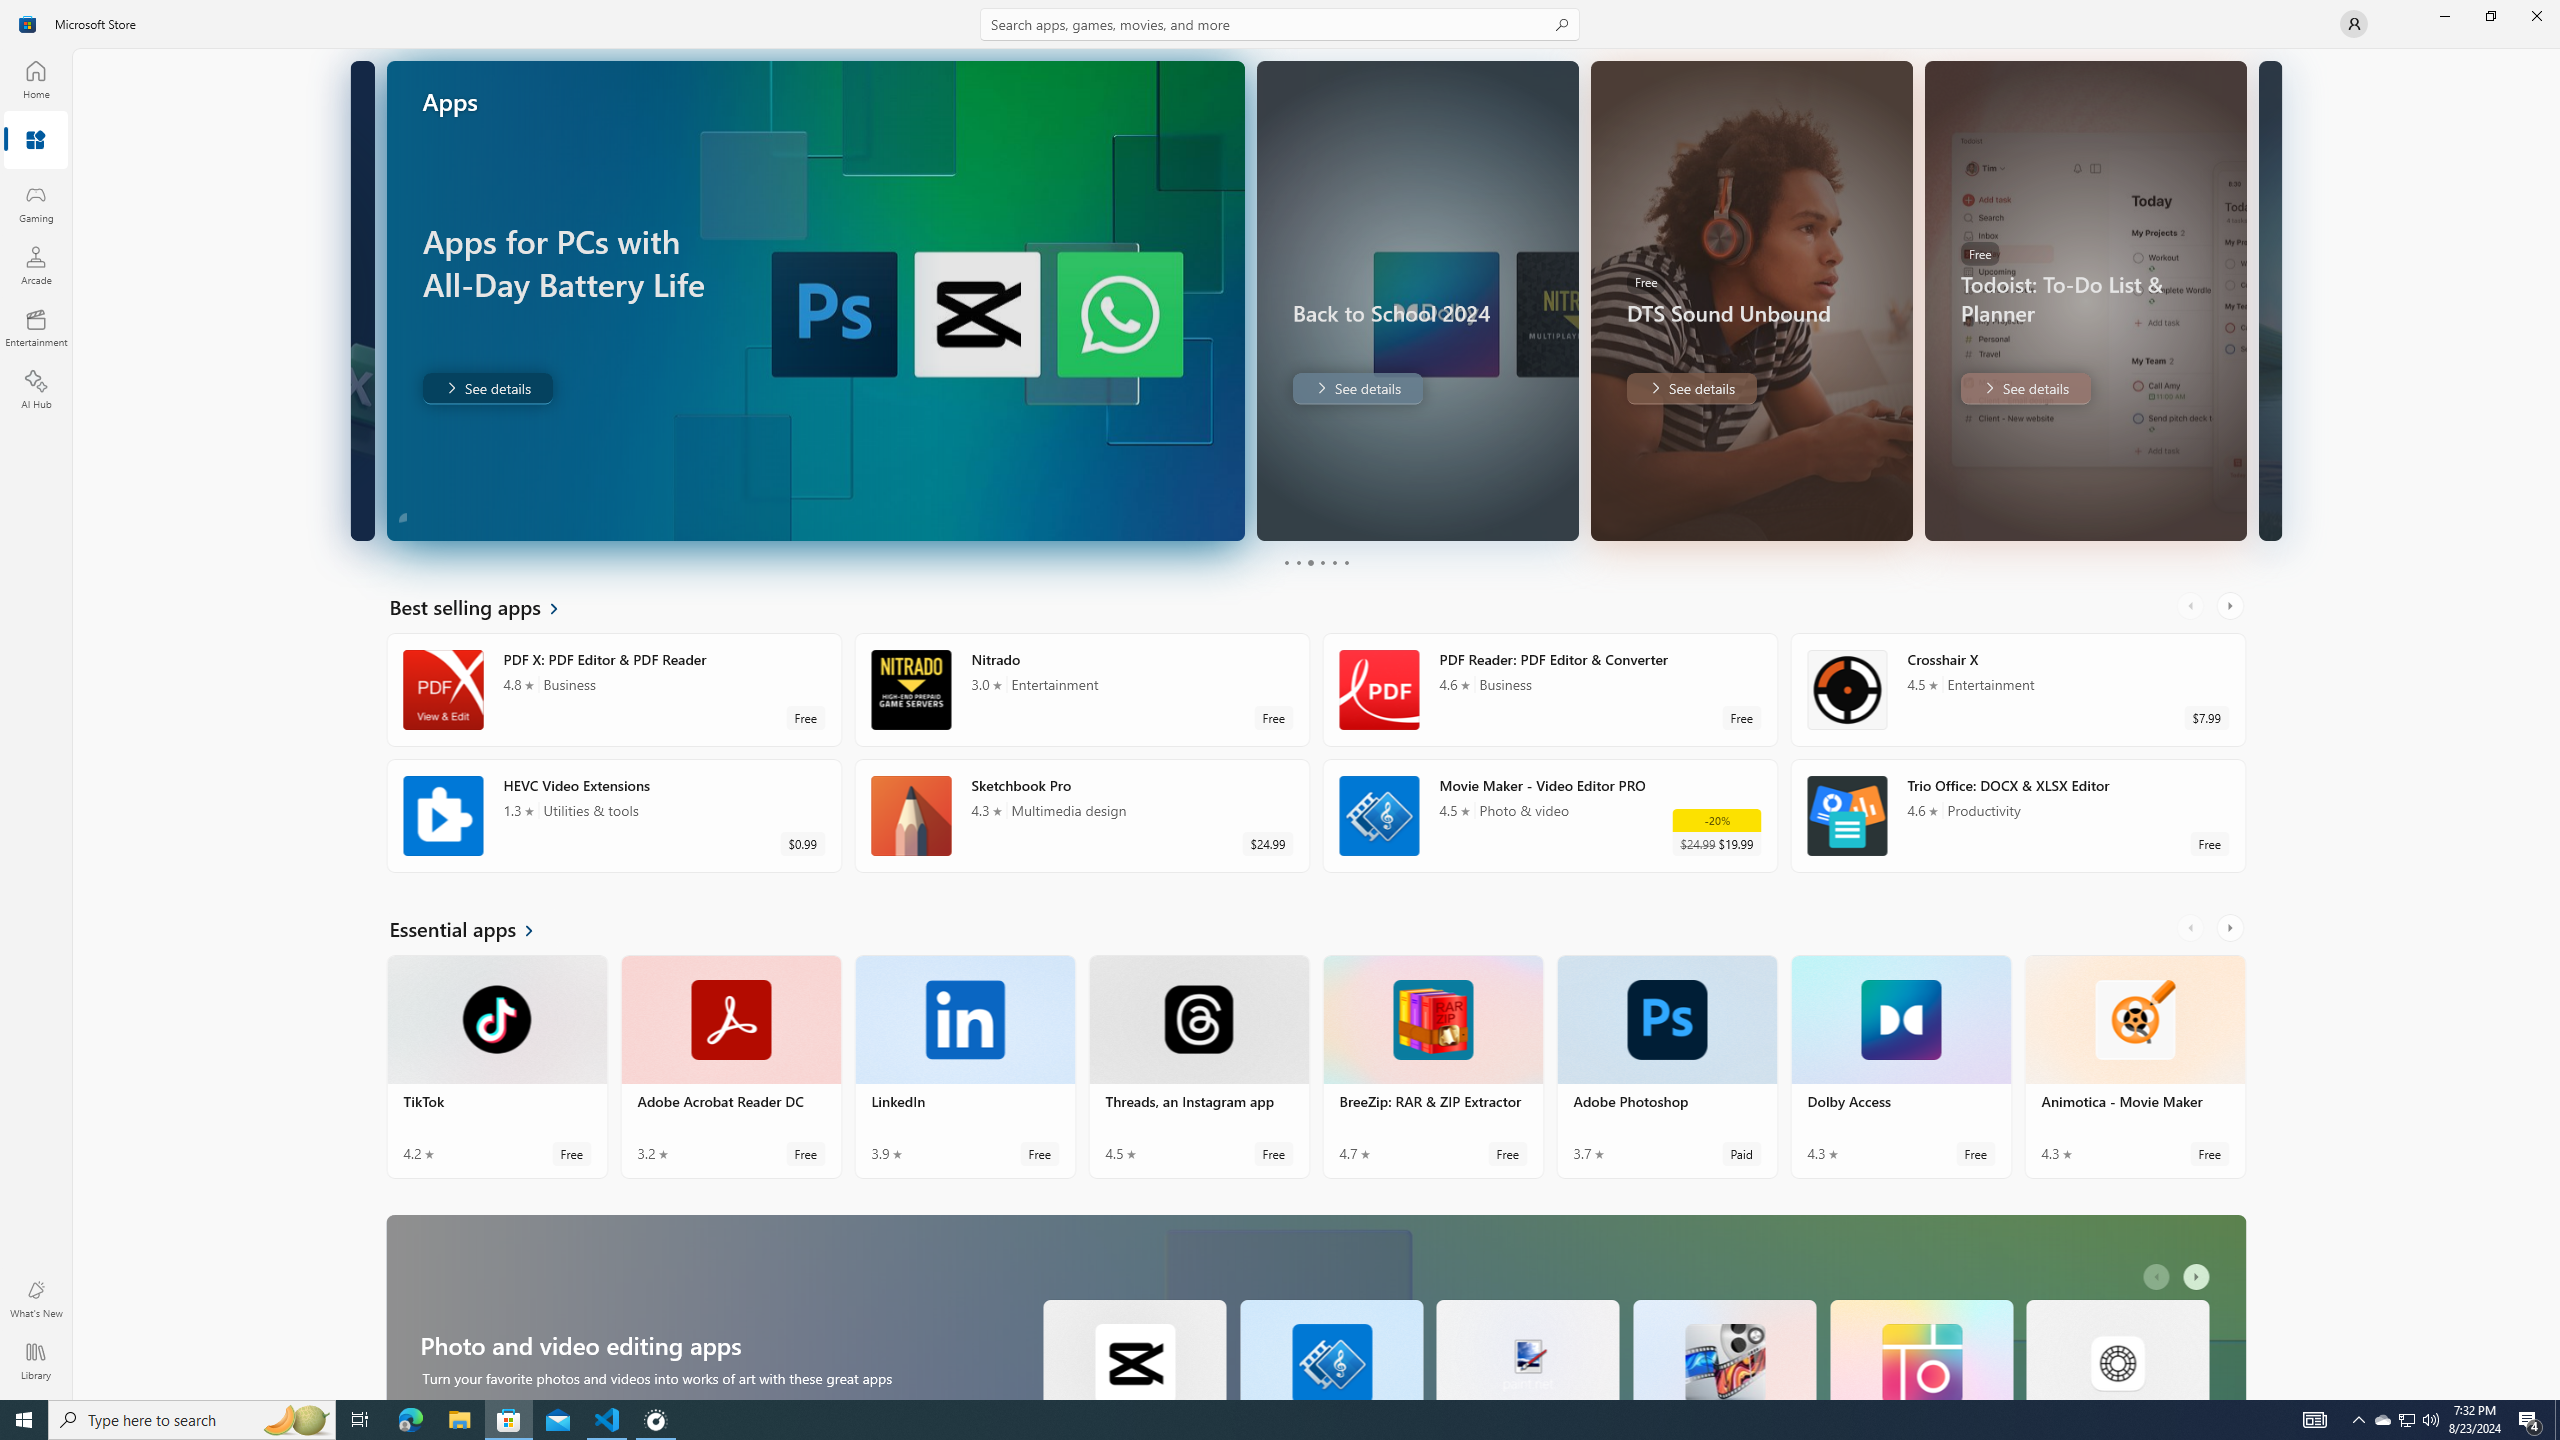 The image size is (2560, 1440). What do you see at coordinates (1920, 1348) in the screenshot?
I see `'Pic Collage. Average rating of 4.8 out of five stars. Free  '` at bounding box center [1920, 1348].